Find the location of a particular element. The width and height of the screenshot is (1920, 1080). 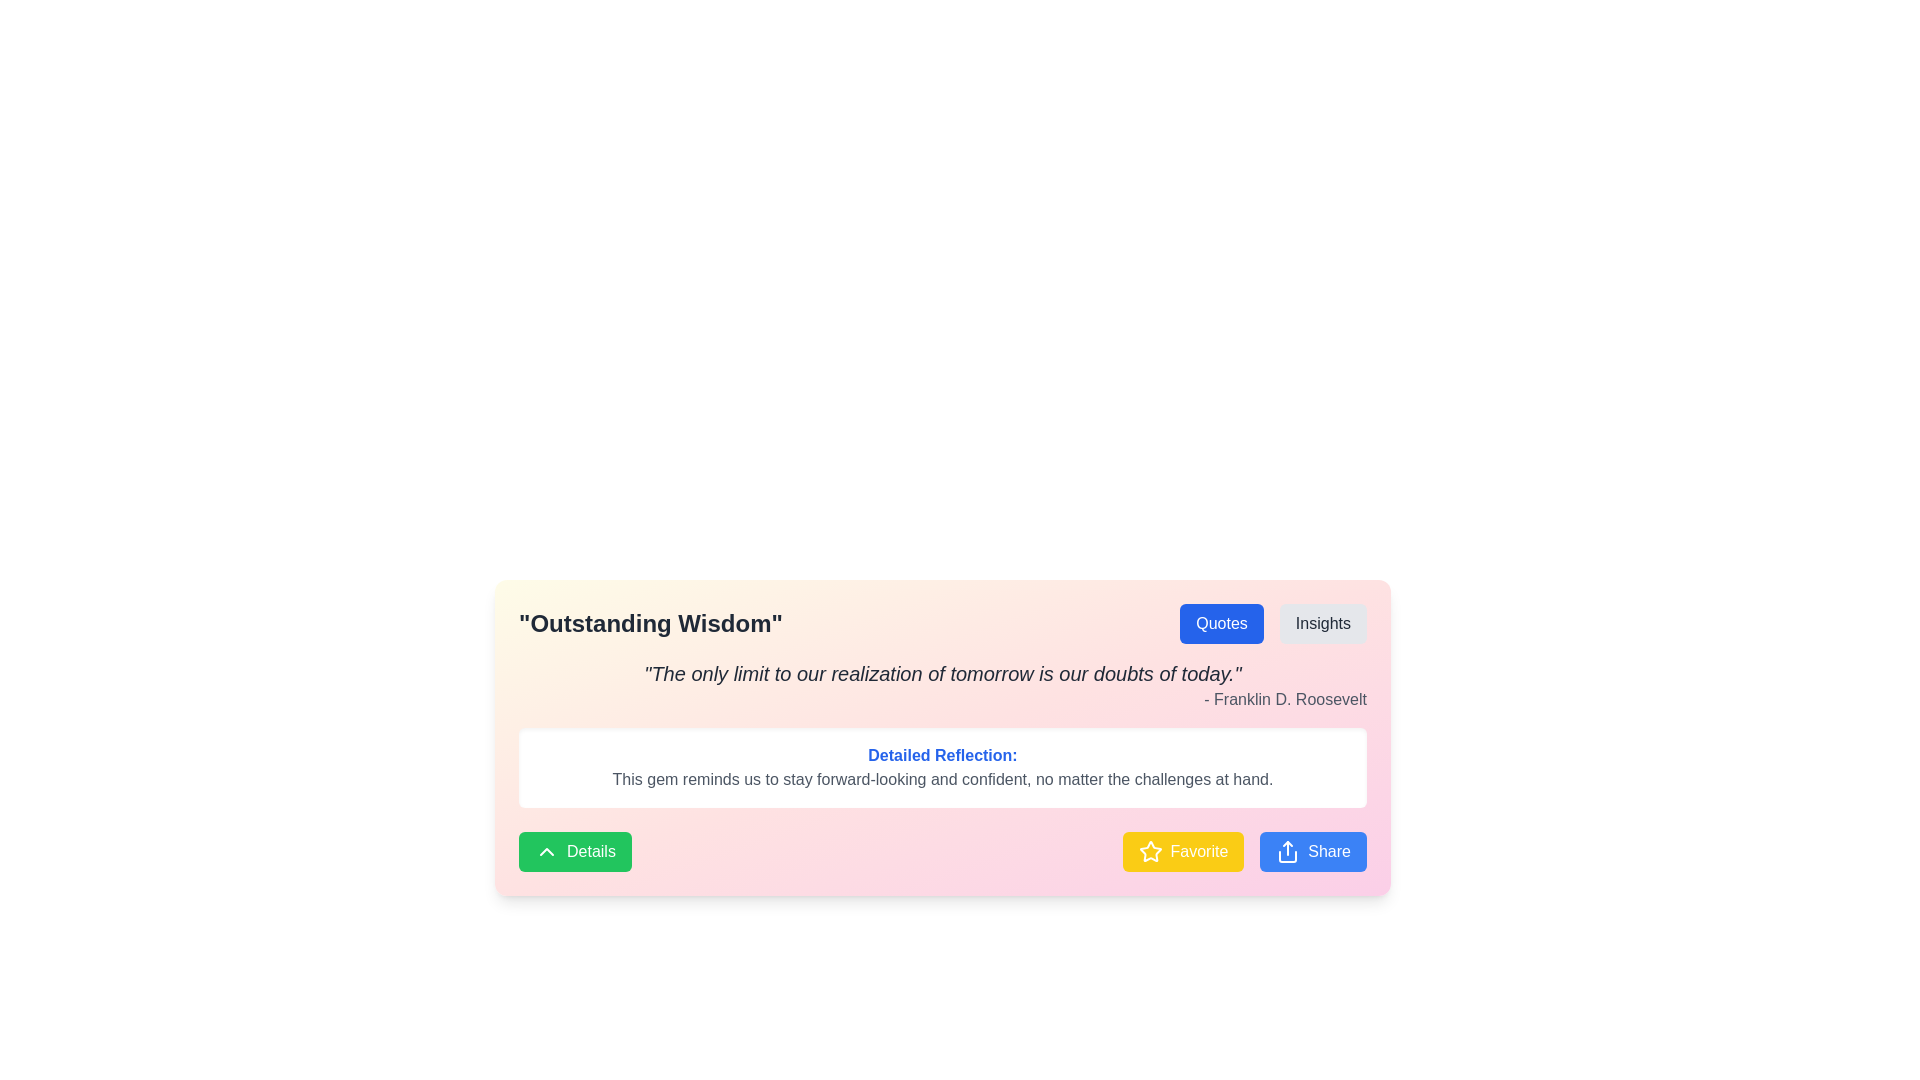

the blue upward arrow icon within the 'Share' button is located at coordinates (1288, 852).